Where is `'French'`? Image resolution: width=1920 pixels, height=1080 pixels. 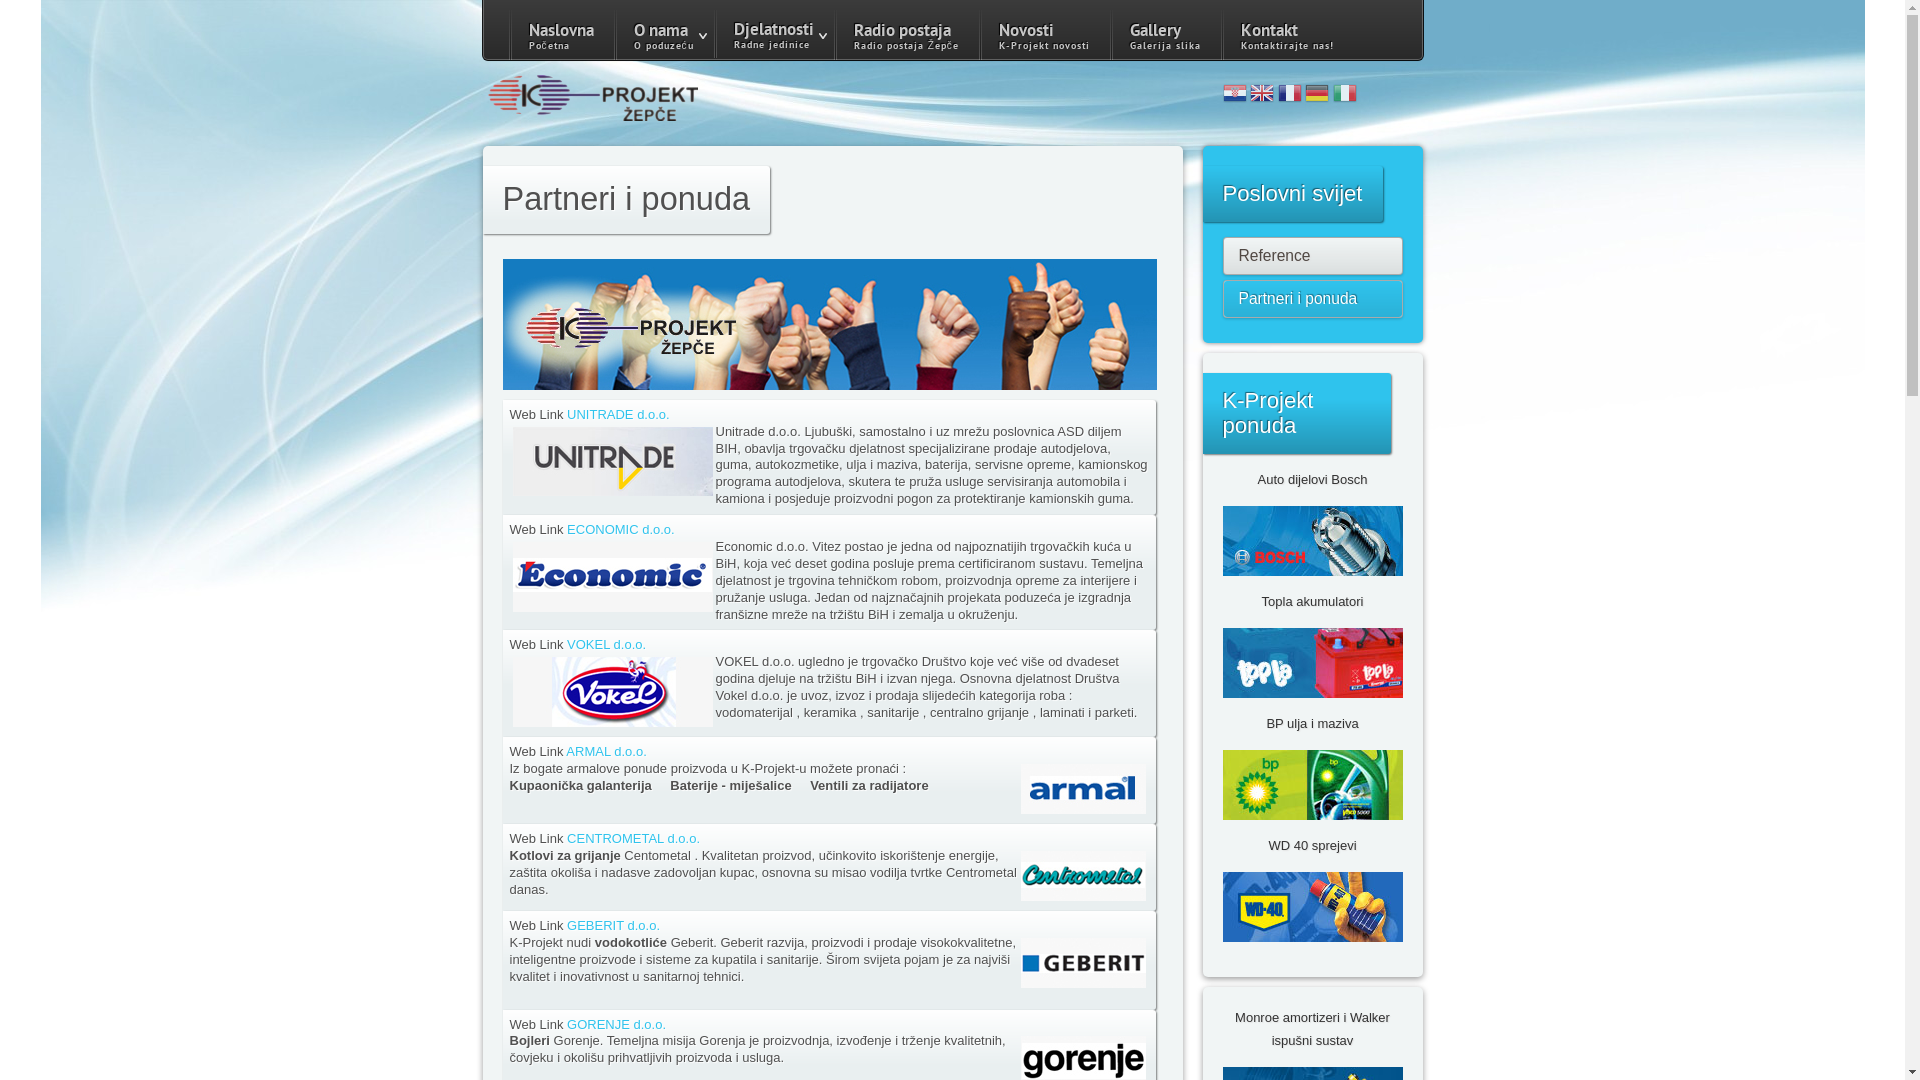 'French' is located at coordinates (1290, 95).